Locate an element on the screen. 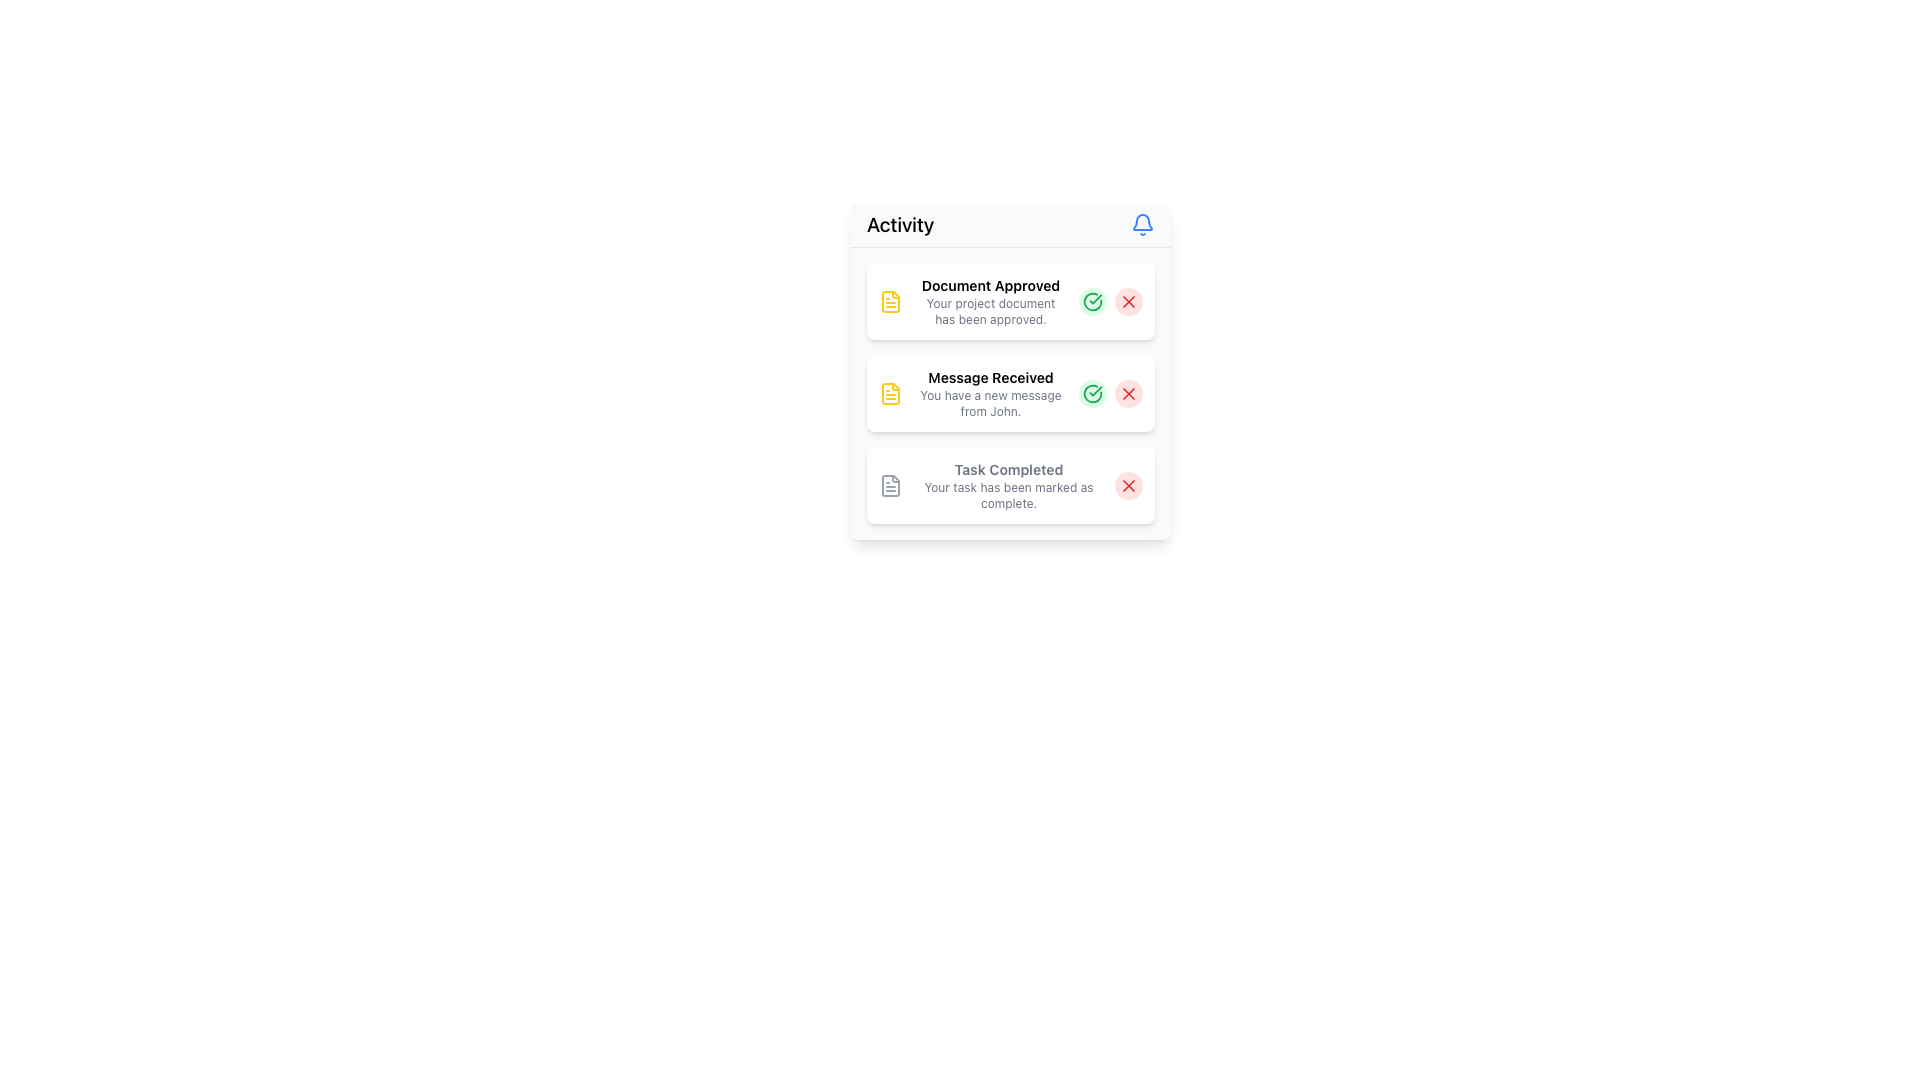 Image resolution: width=1920 pixels, height=1080 pixels. the document icon with a yellow outline that indicates a received message in the second notification of the 'Activity' section is located at coordinates (890, 393).